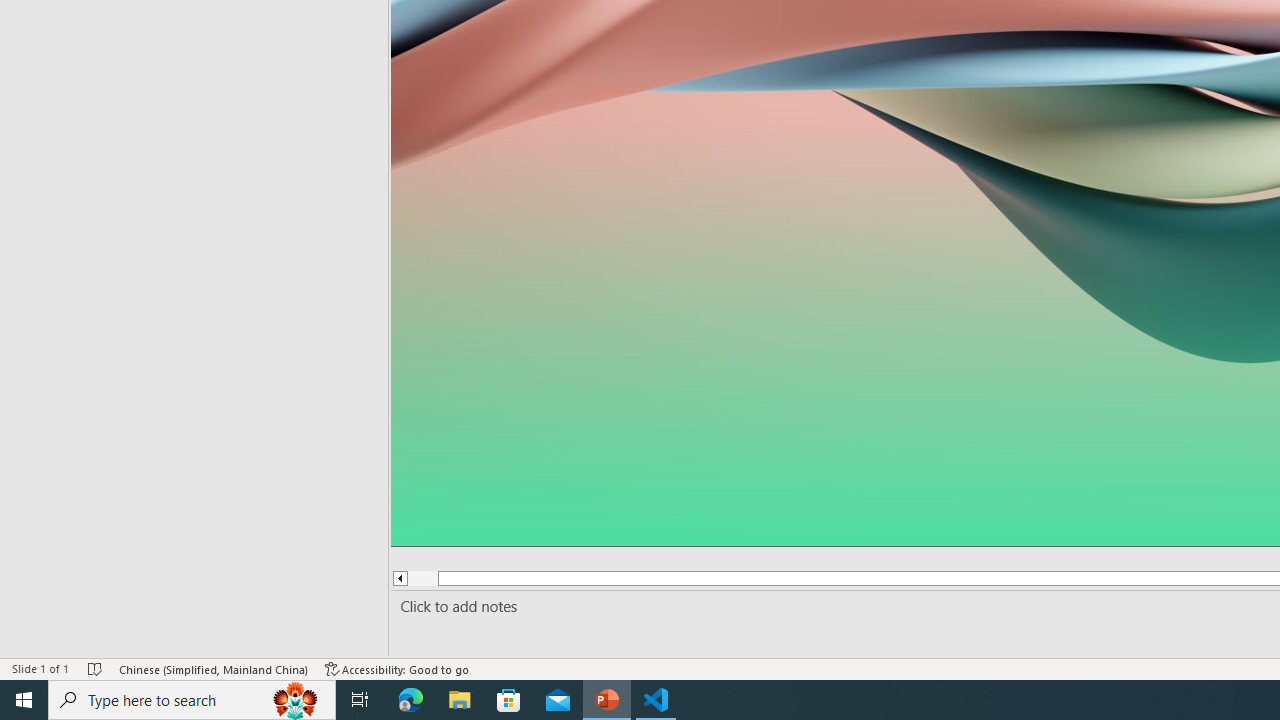 The width and height of the screenshot is (1280, 720). I want to click on 'Microsoft Edge', so click(410, 698).